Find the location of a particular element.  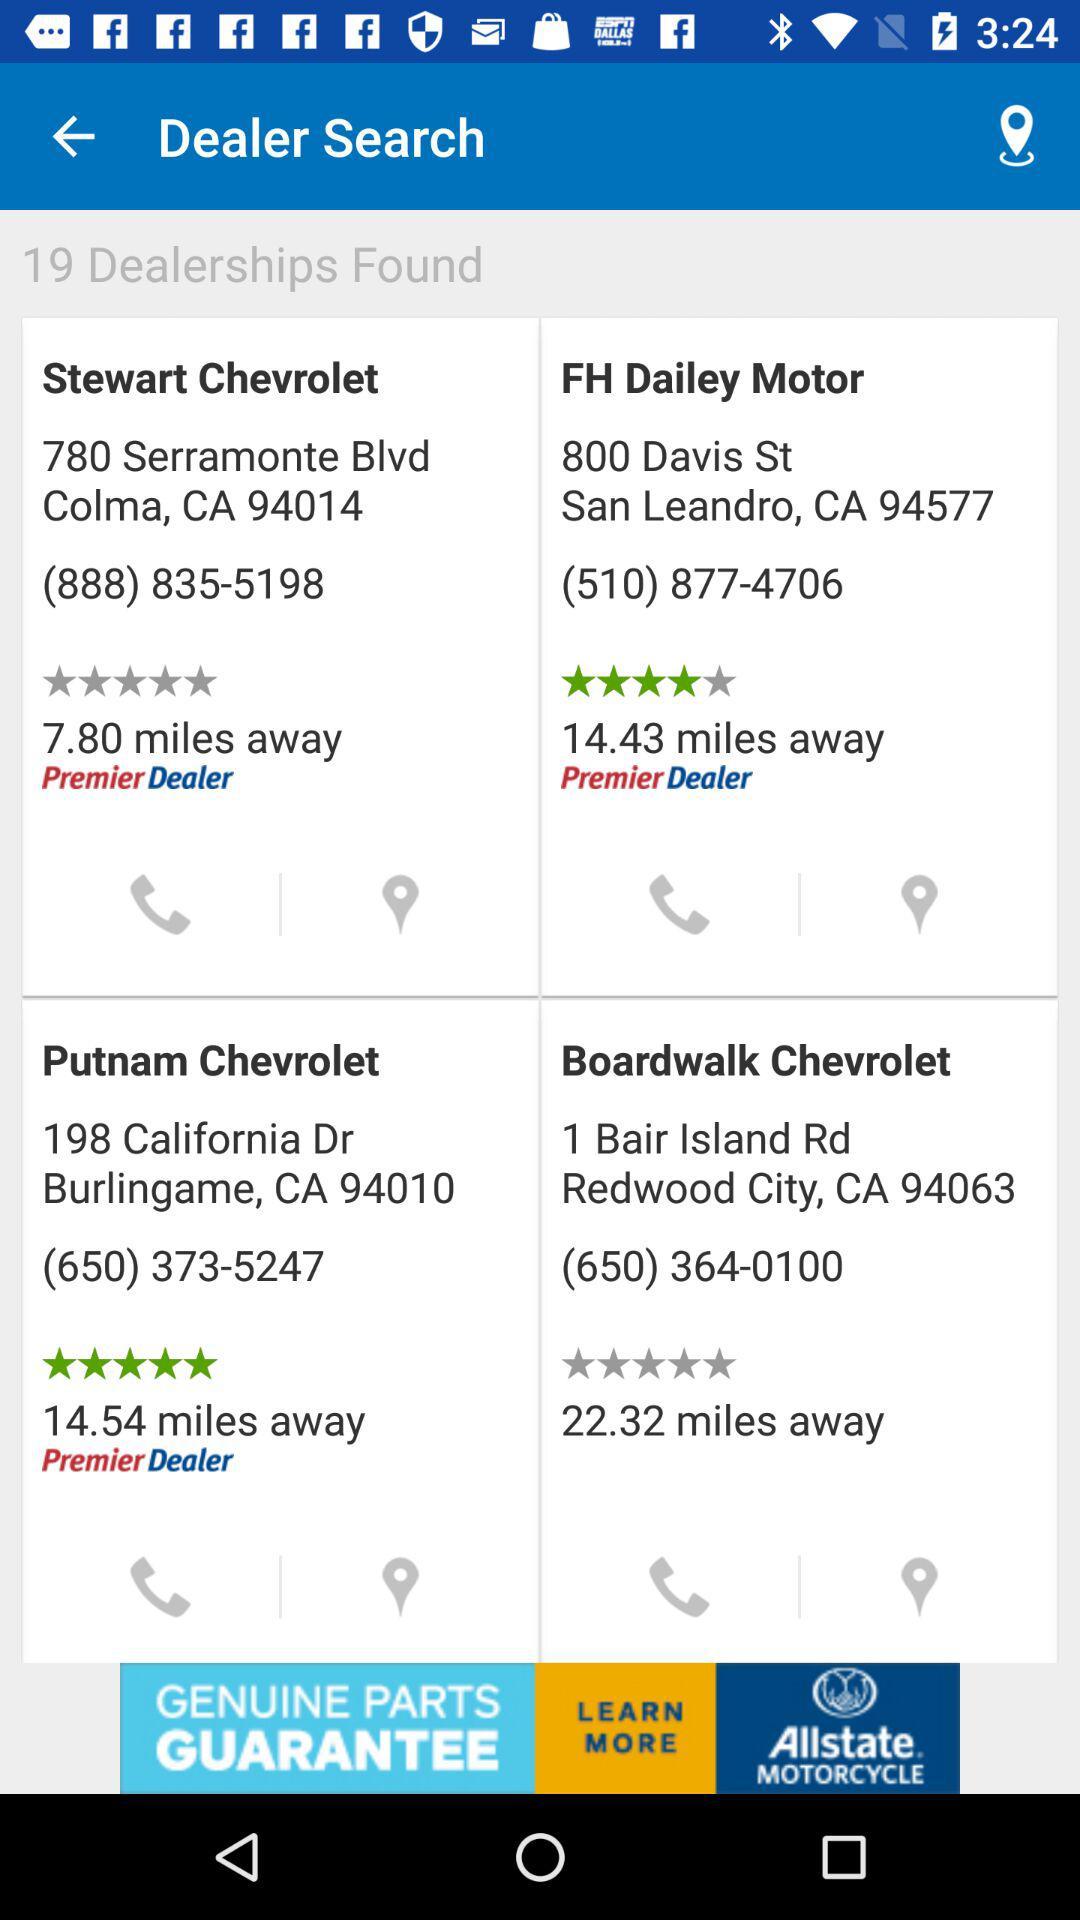

location is located at coordinates (400, 1586).